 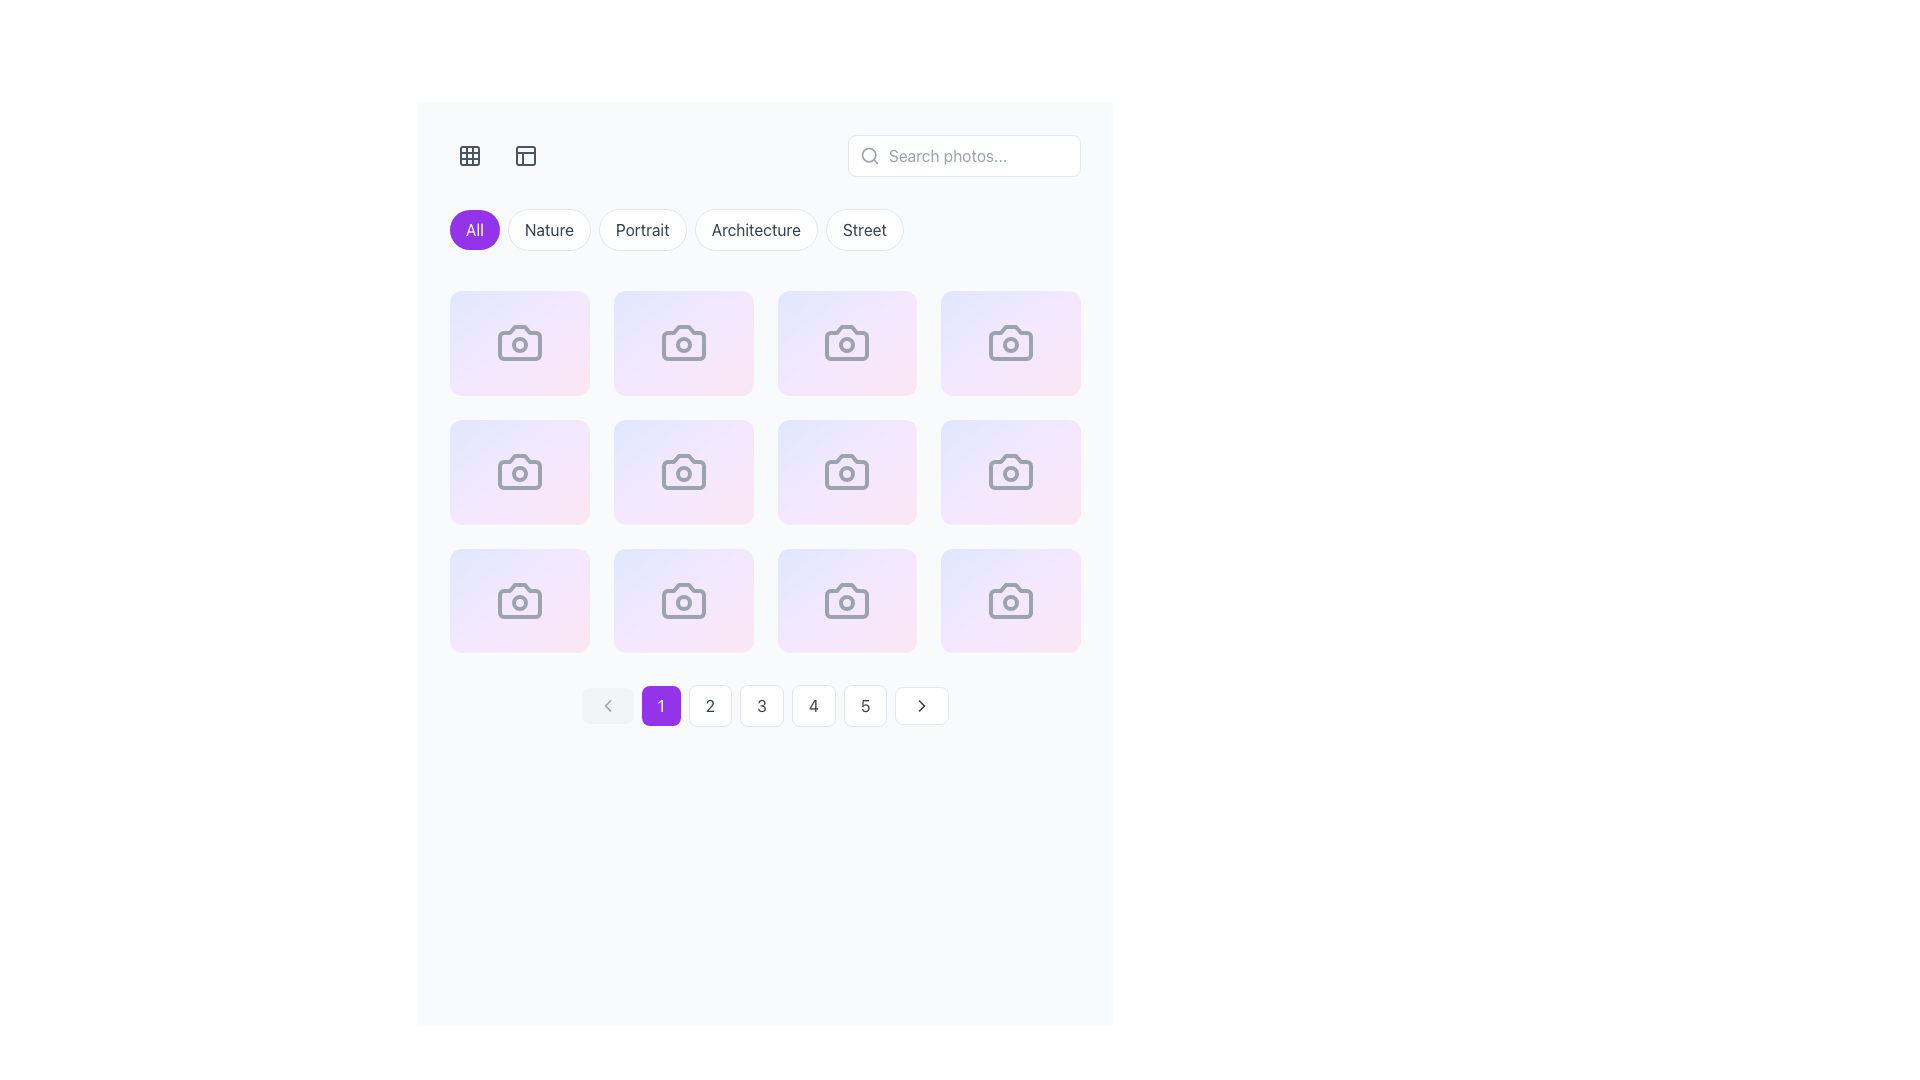 I want to click on the 'Architecture' pill-shaped button located near the top-center of the interface to apply the Architecture filter, so click(x=755, y=229).